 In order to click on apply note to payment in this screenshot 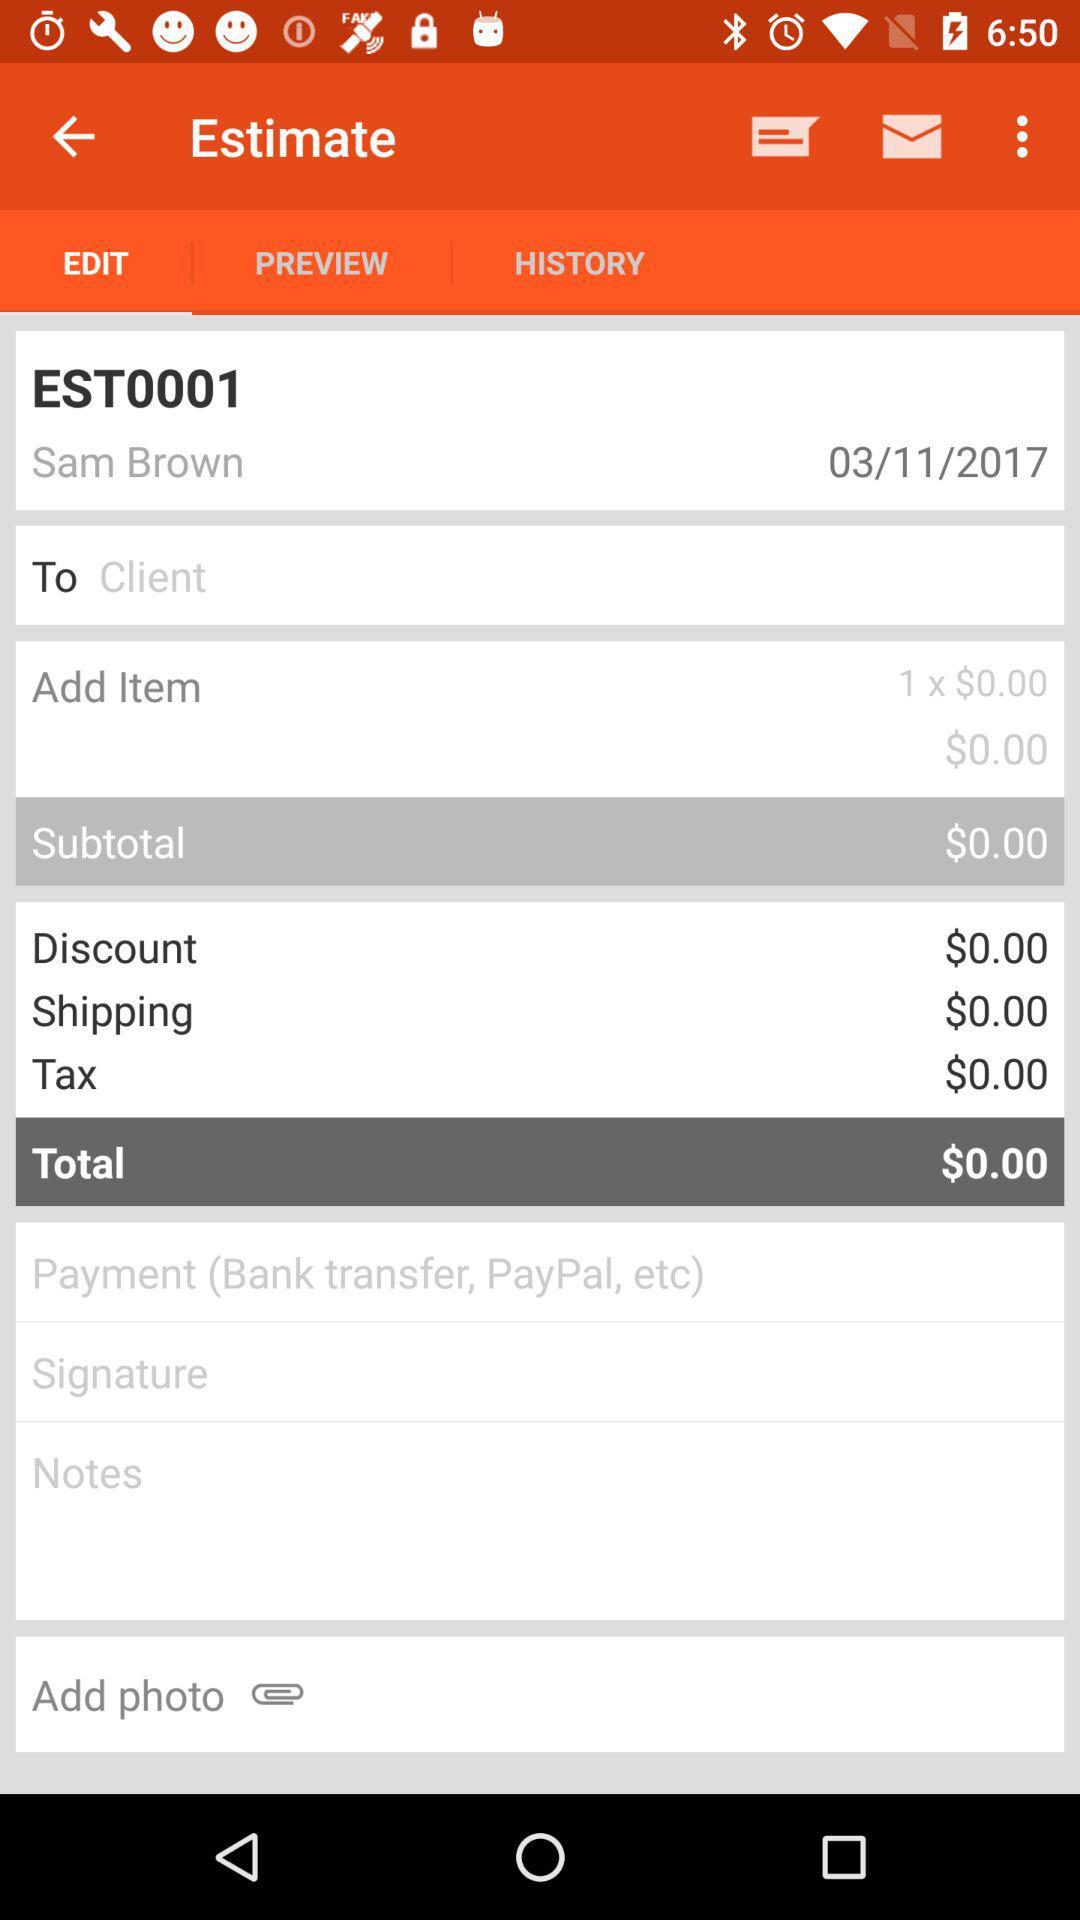, I will do `click(540, 1520)`.